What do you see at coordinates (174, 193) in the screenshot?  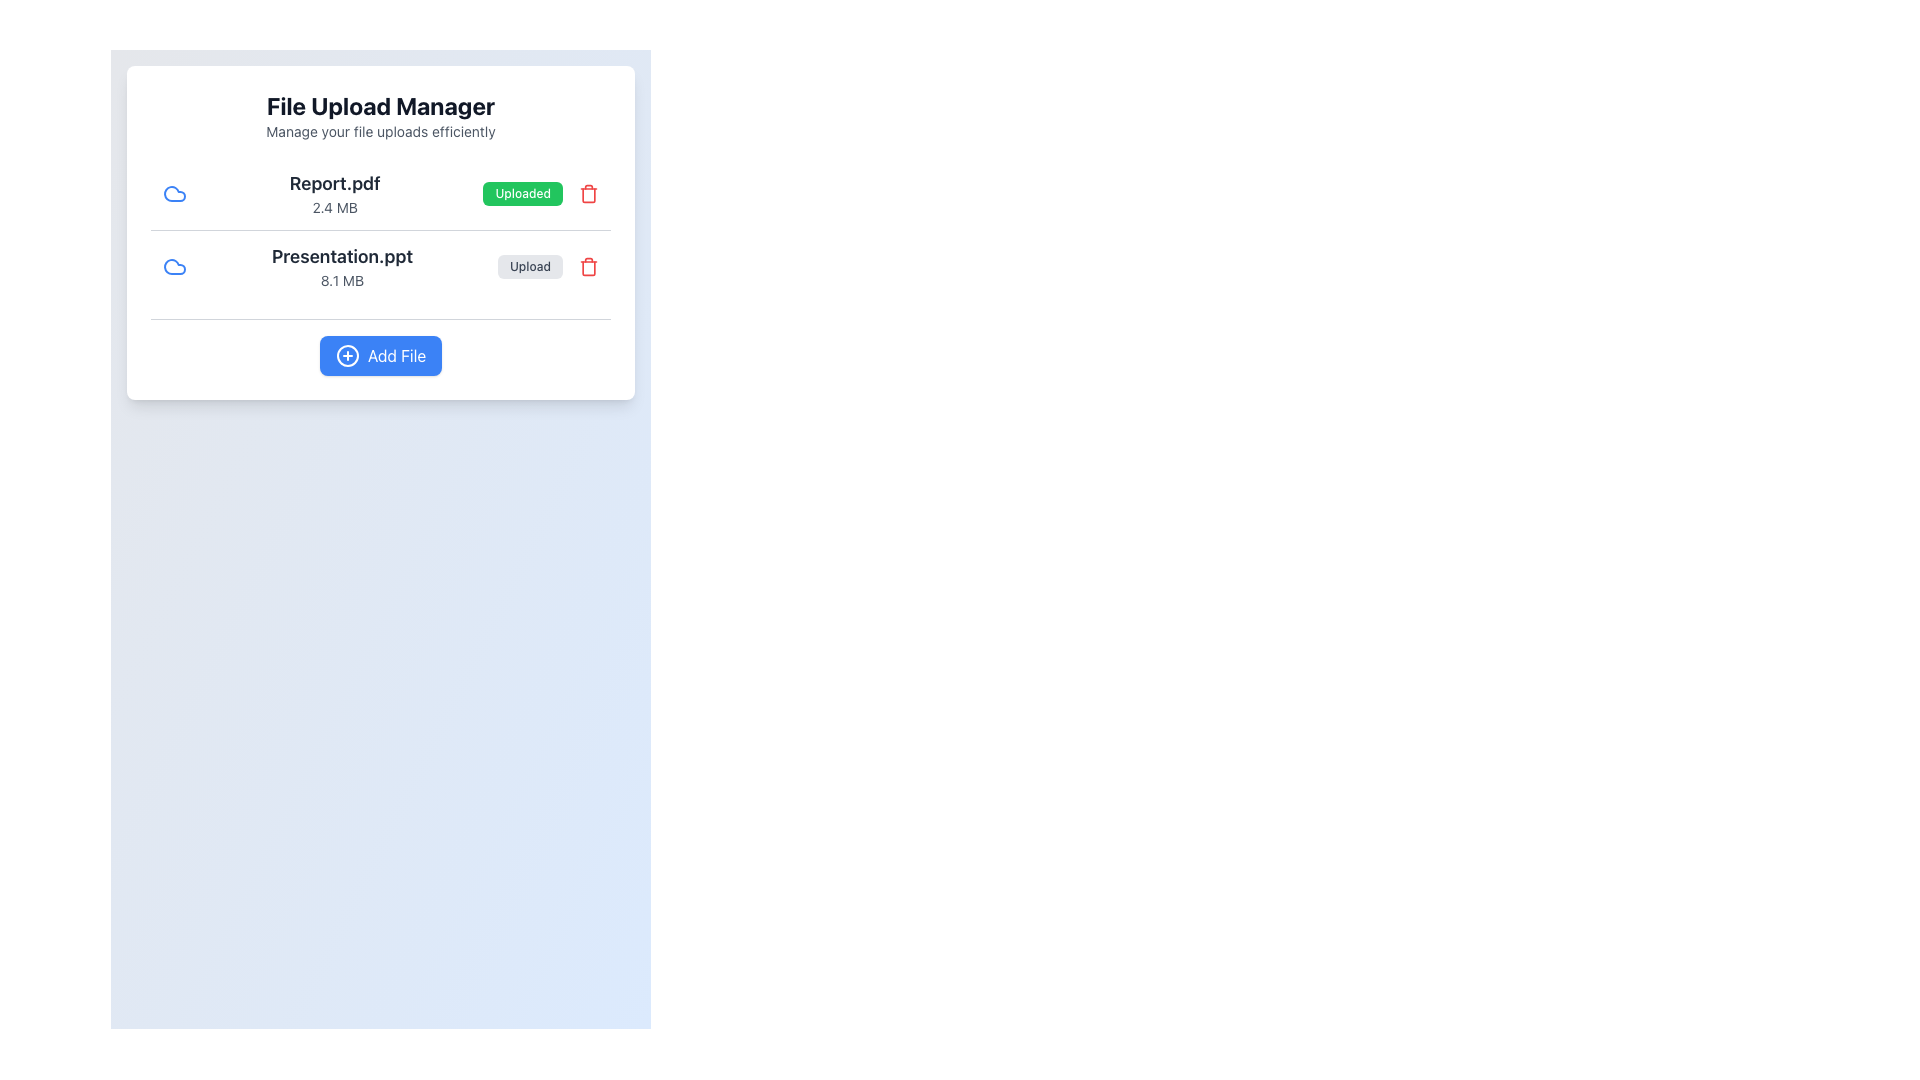 I see `the blue cloud-shaped icon representing the file 'Report.pdf' in the 'Uploaded' section` at bounding box center [174, 193].